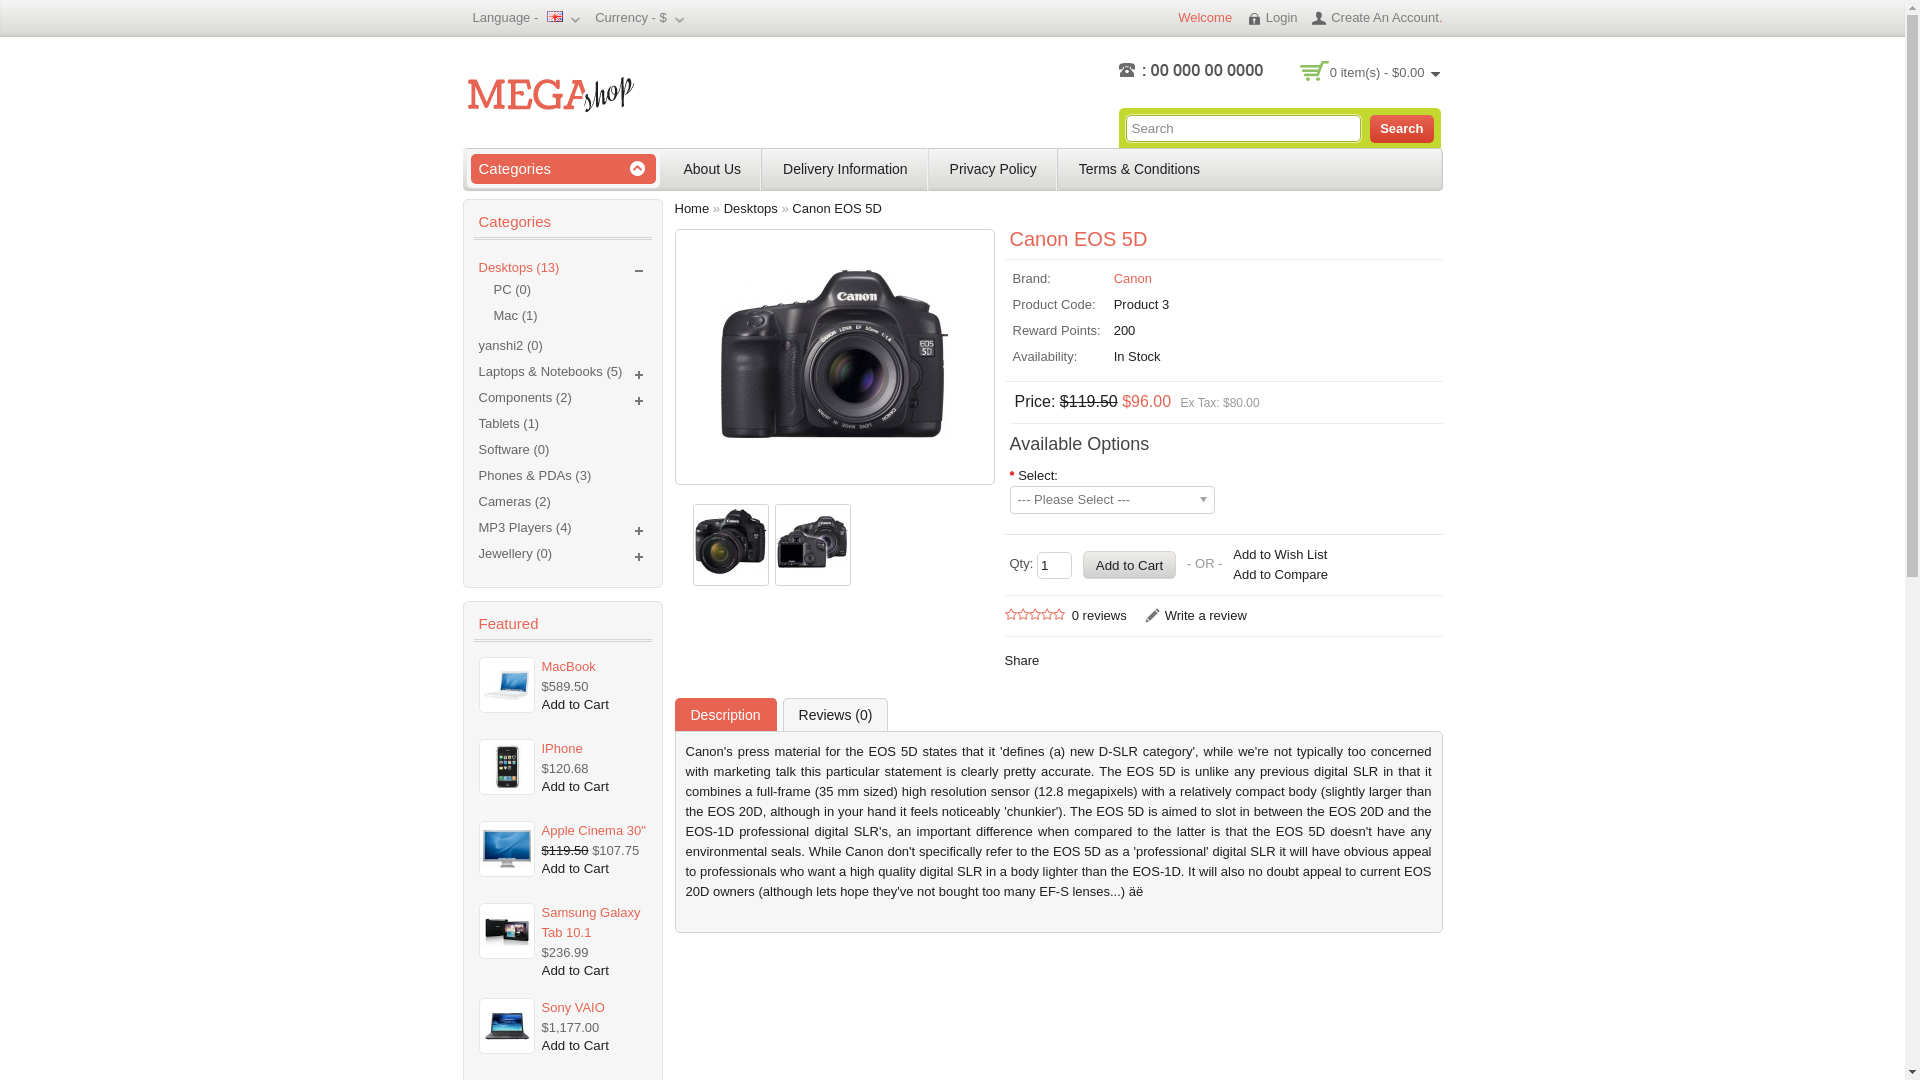 The height and width of the screenshot is (1080, 1920). What do you see at coordinates (518, 266) in the screenshot?
I see `'Desktops (13)'` at bounding box center [518, 266].